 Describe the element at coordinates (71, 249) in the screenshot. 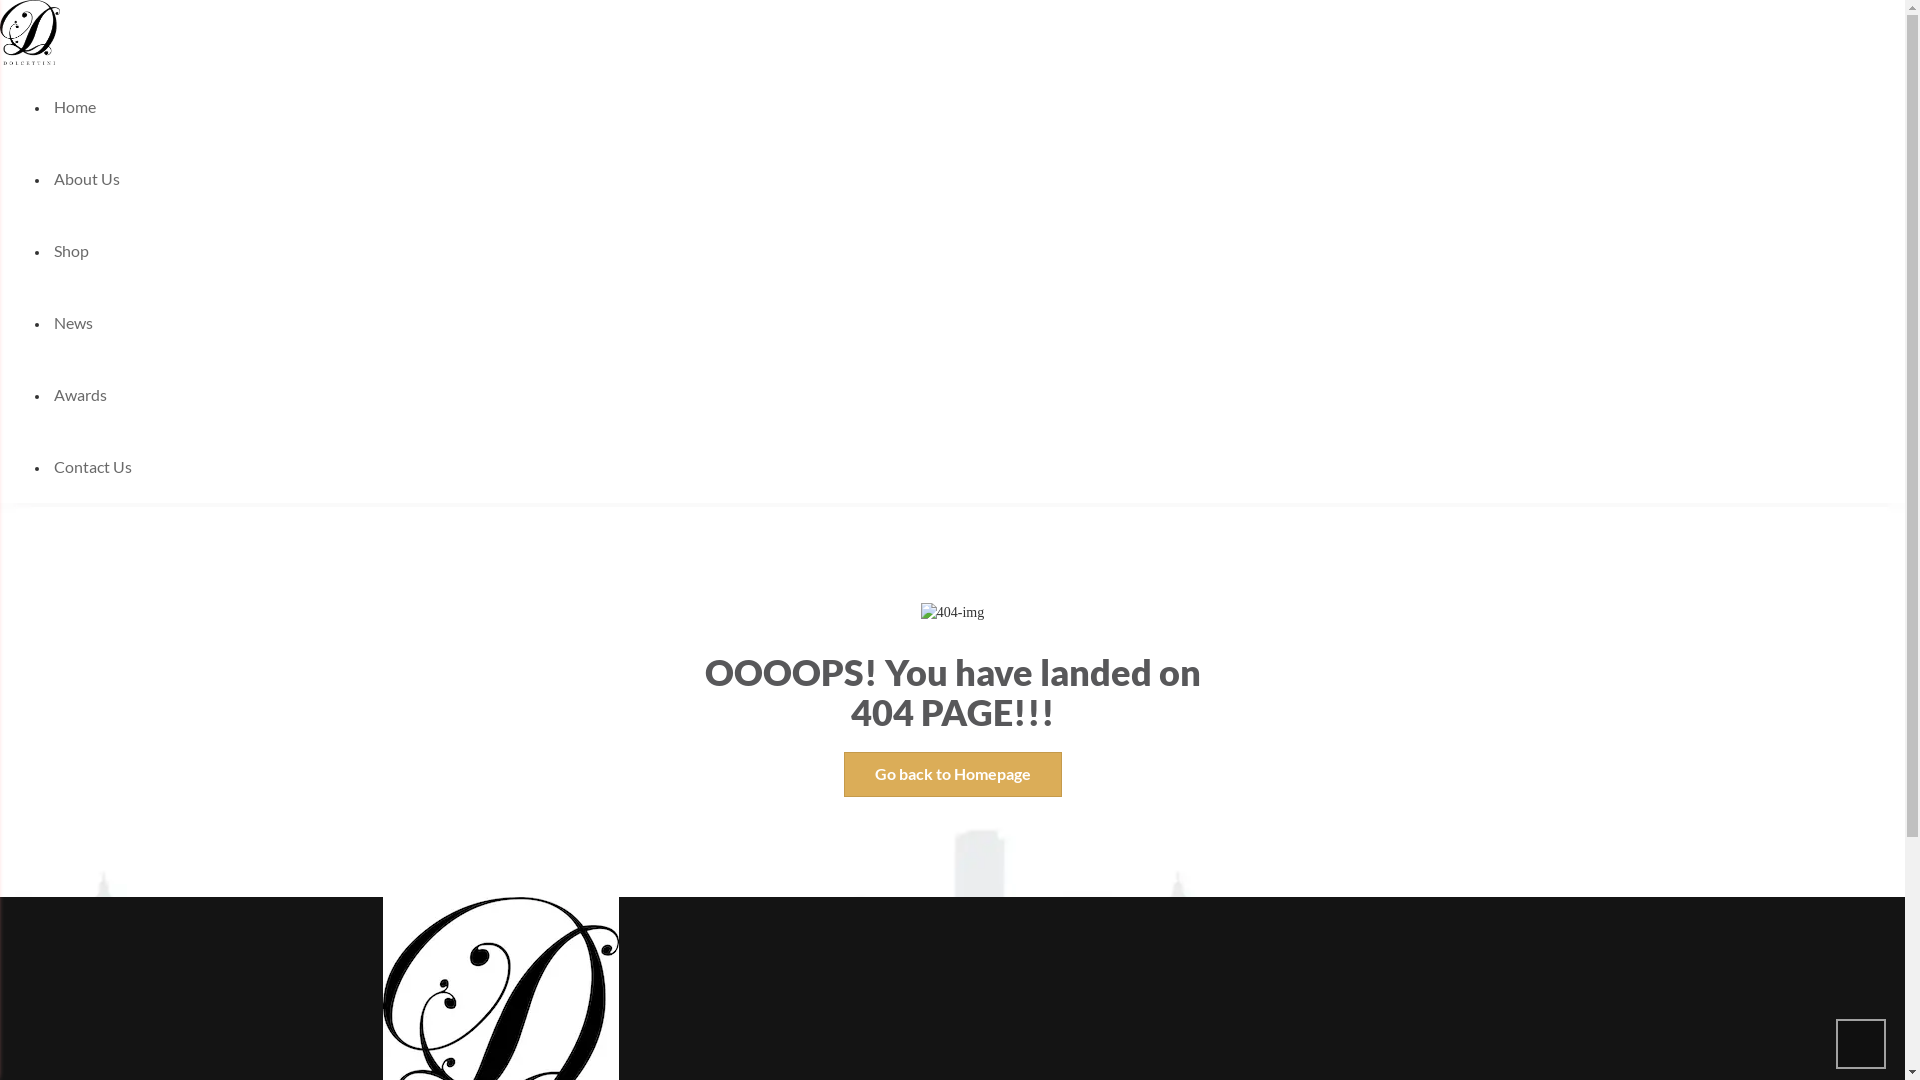

I see `'Shop'` at that location.